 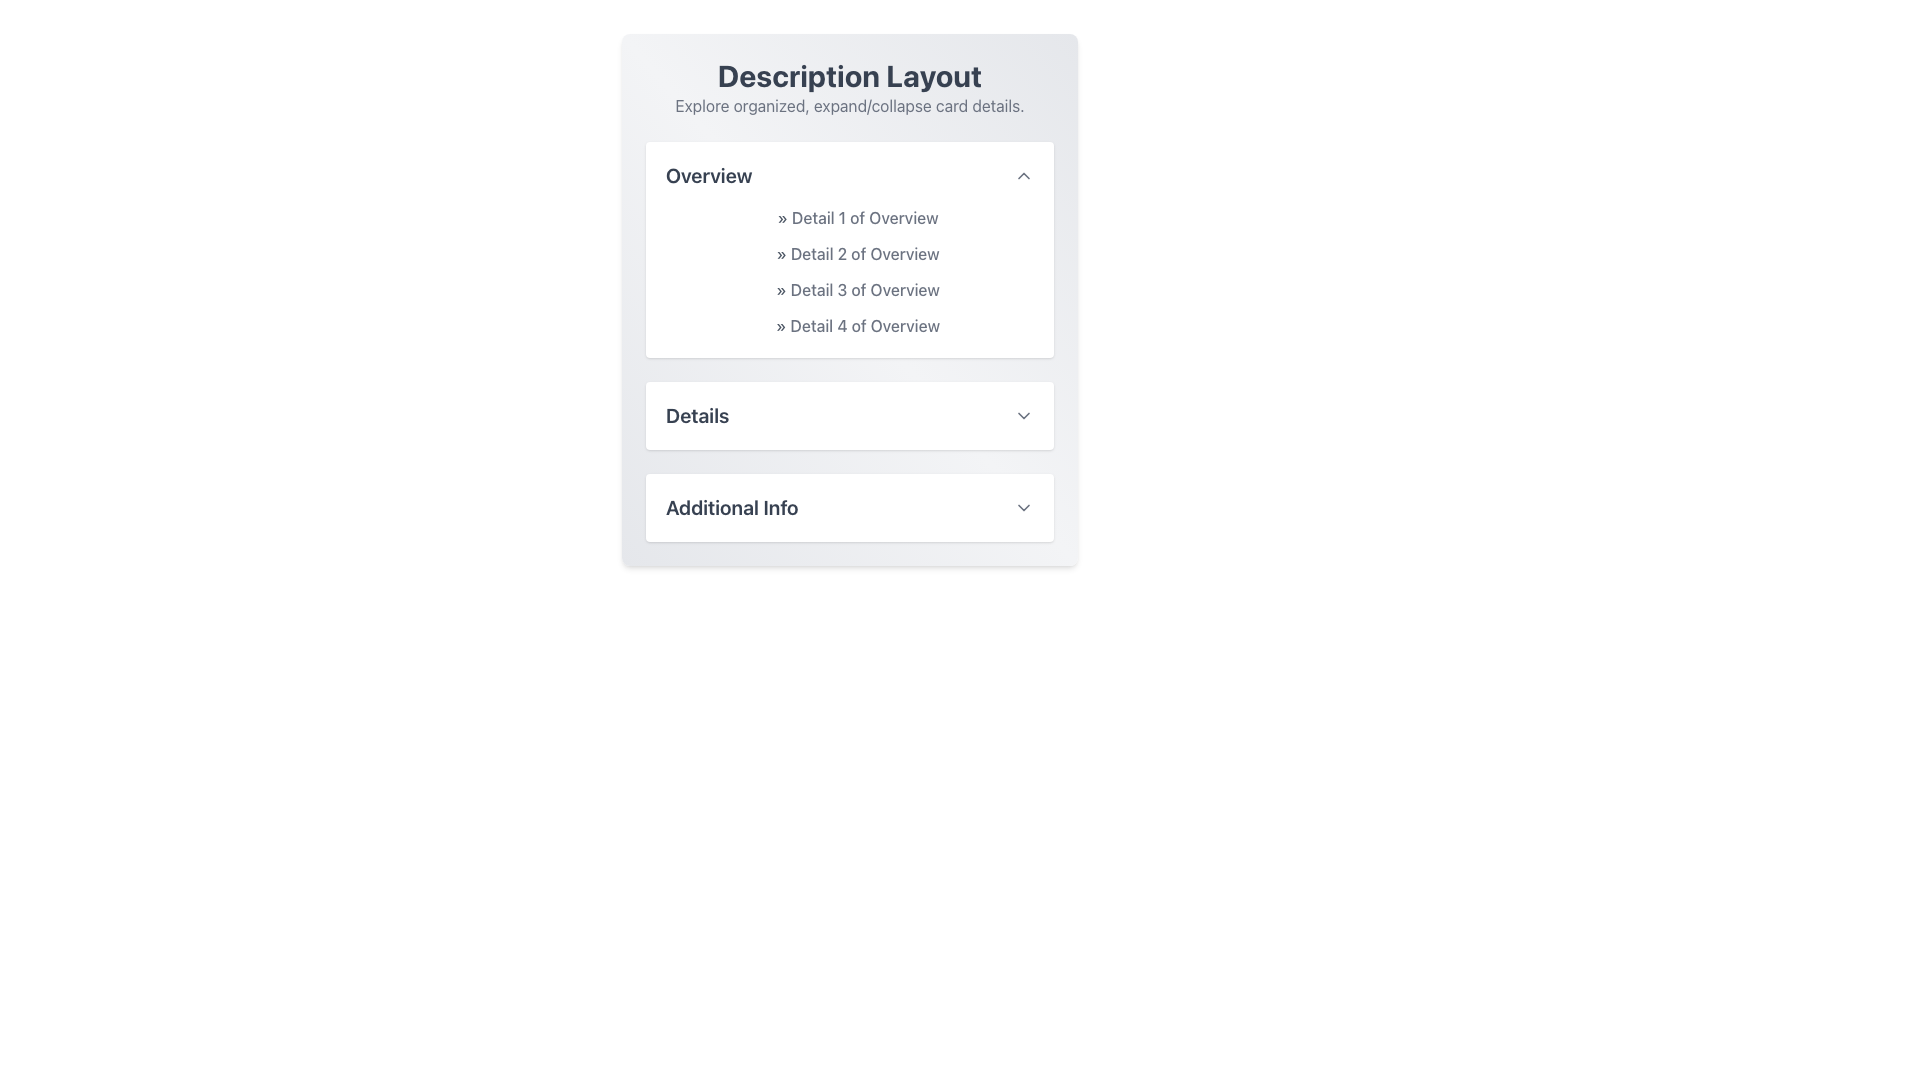 What do you see at coordinates (709, 175) in the screenshot?
I see `the 'Overview' Text Label, which serves as a header for the section in the 'Description Layout' panel, located at the coordinates provided` at bounding box center [709, 175].